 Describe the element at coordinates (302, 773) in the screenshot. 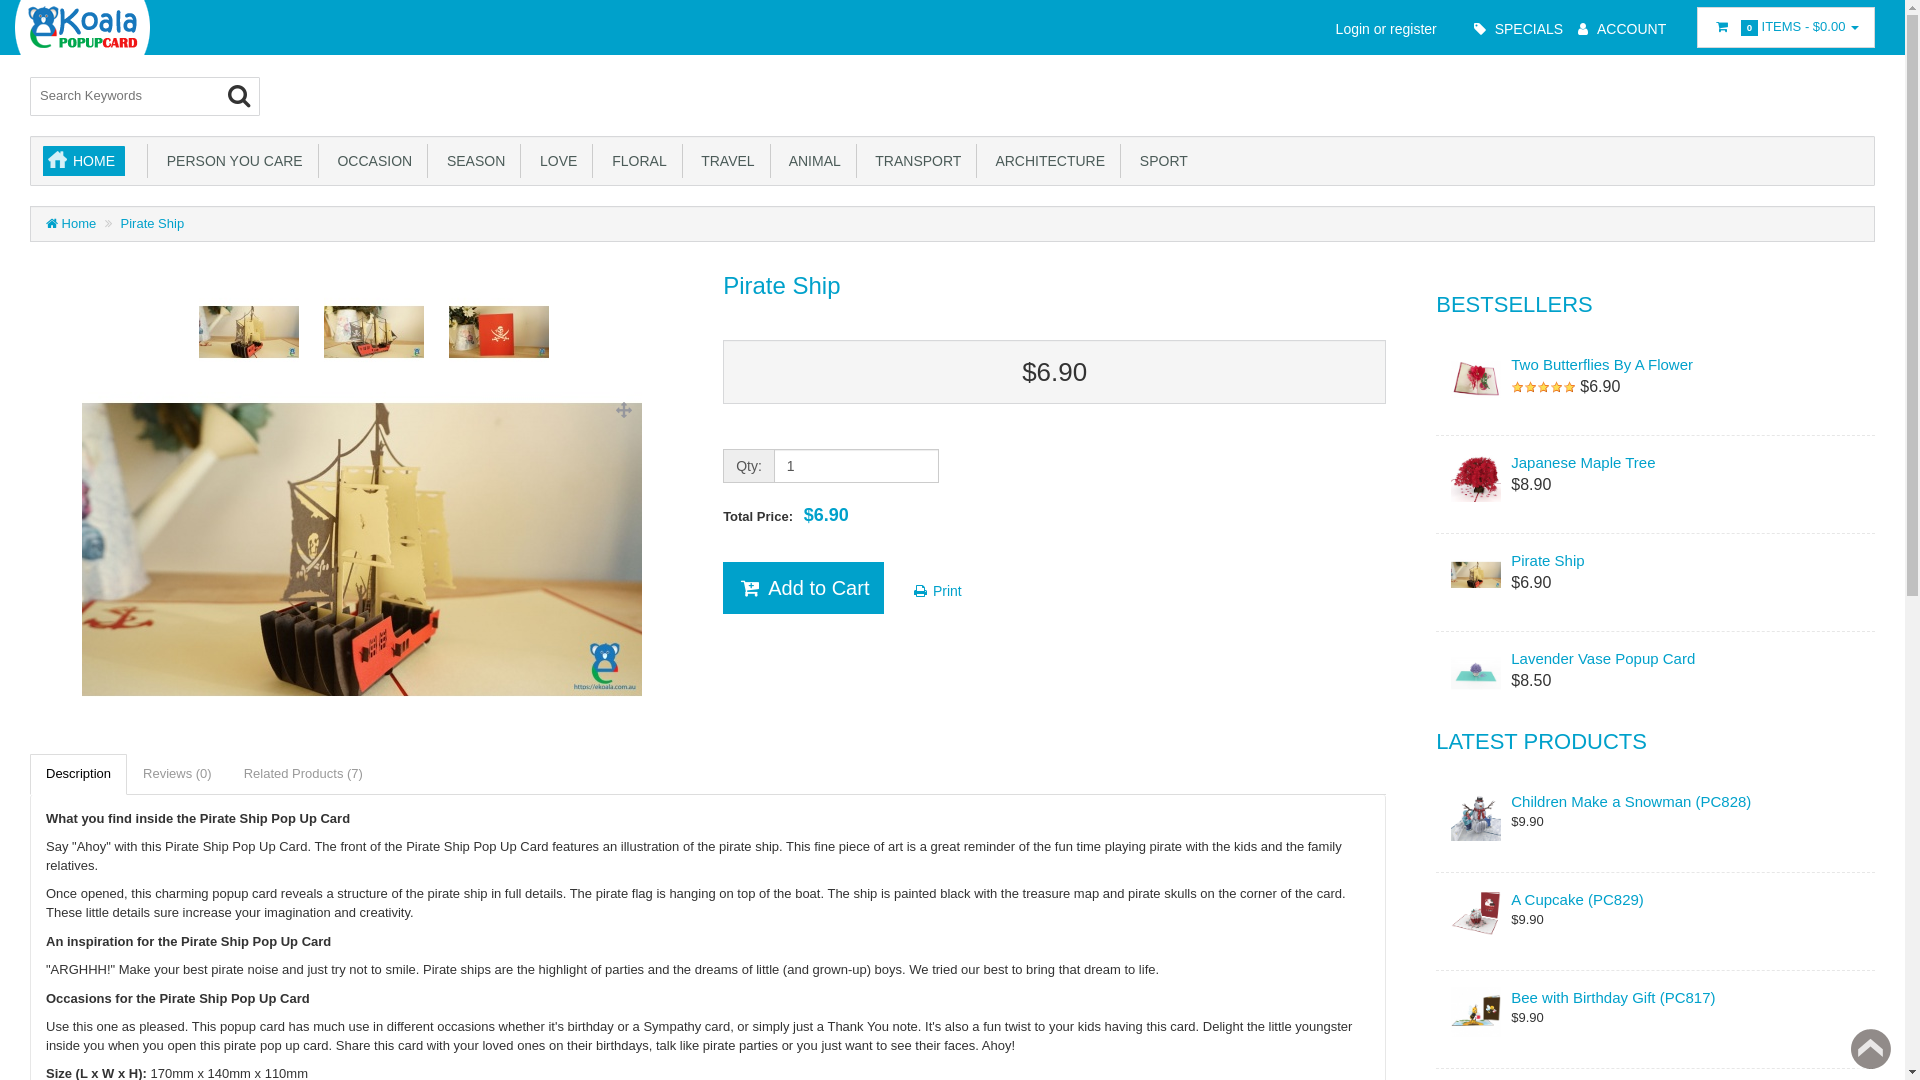

I see `'Related Products (7)'` at that location.